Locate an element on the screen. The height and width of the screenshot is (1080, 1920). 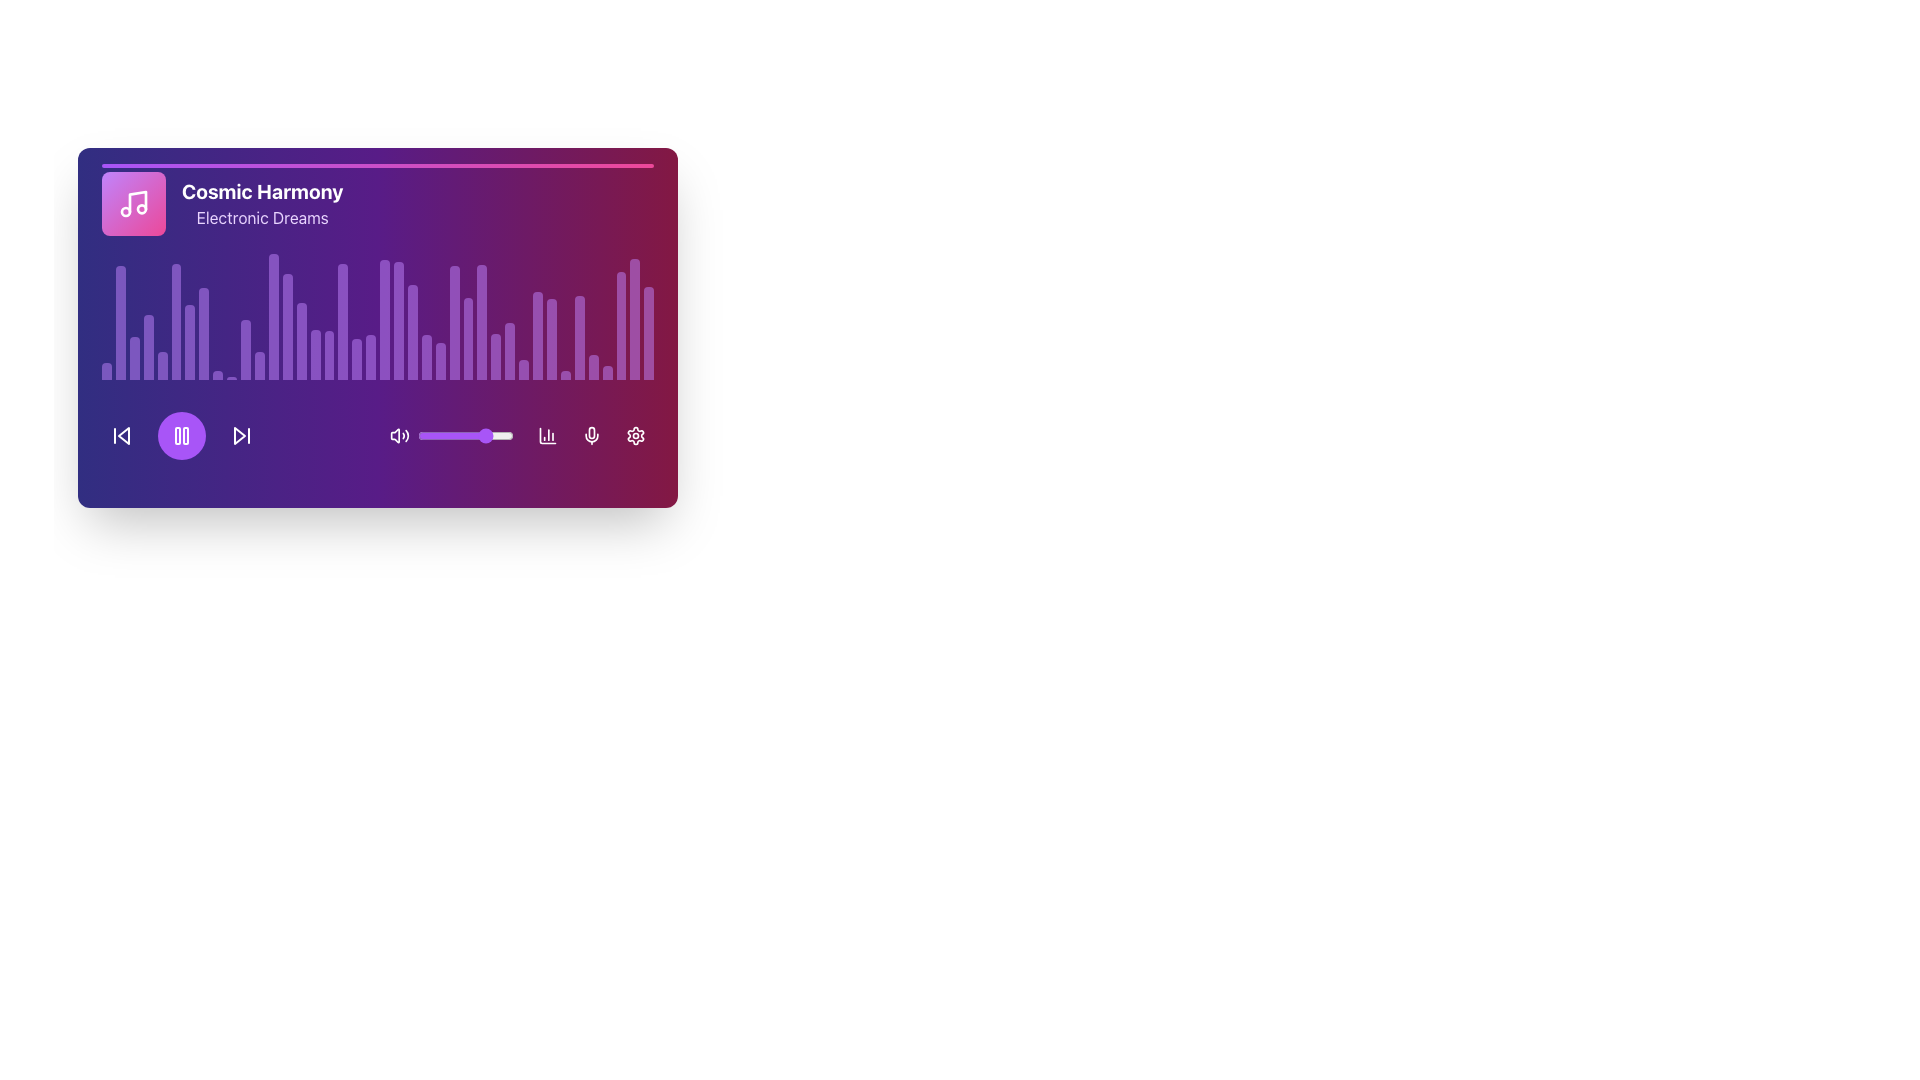
the left-facing triangle 'previous' button, which is white and located within a purple circular button, to go to the previous track is located at coordinates (120, 434).